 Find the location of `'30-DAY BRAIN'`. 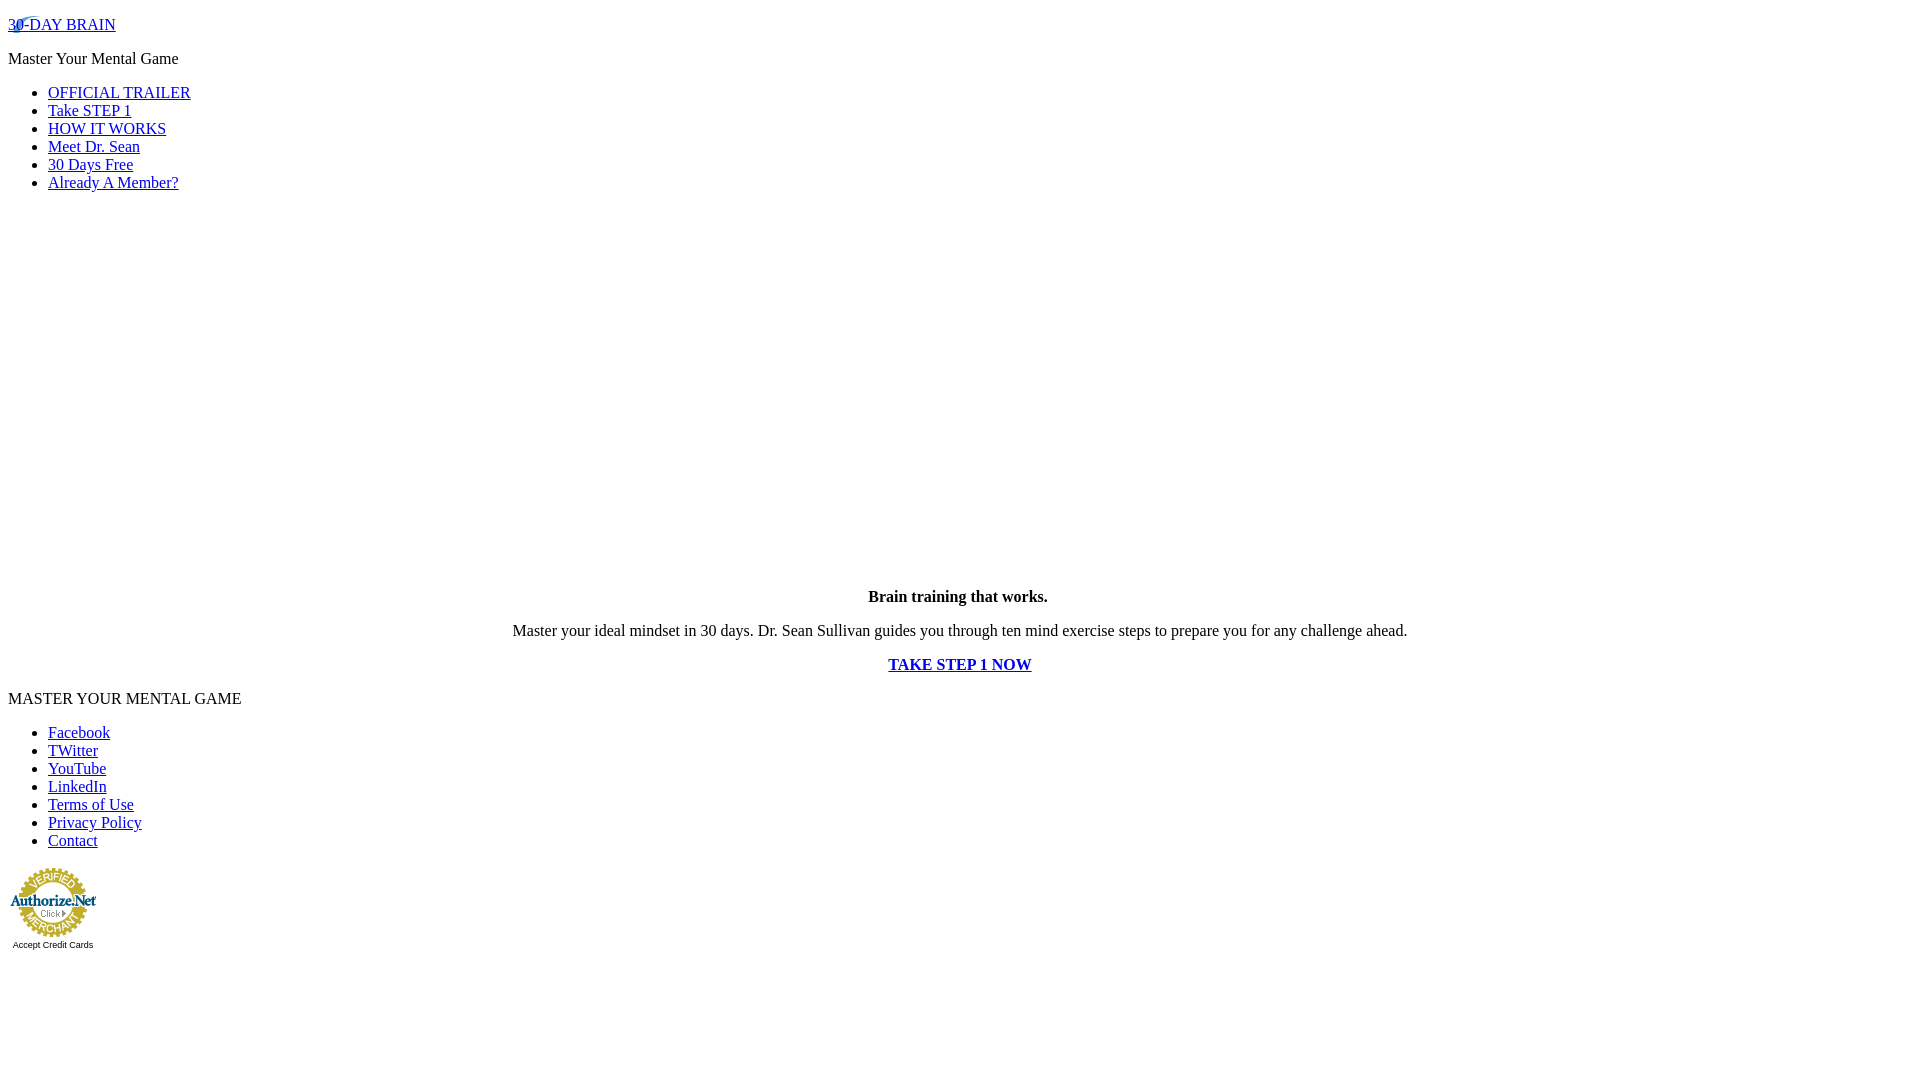

'30-DAY BRAIN' is located at coordinates (62, 24).